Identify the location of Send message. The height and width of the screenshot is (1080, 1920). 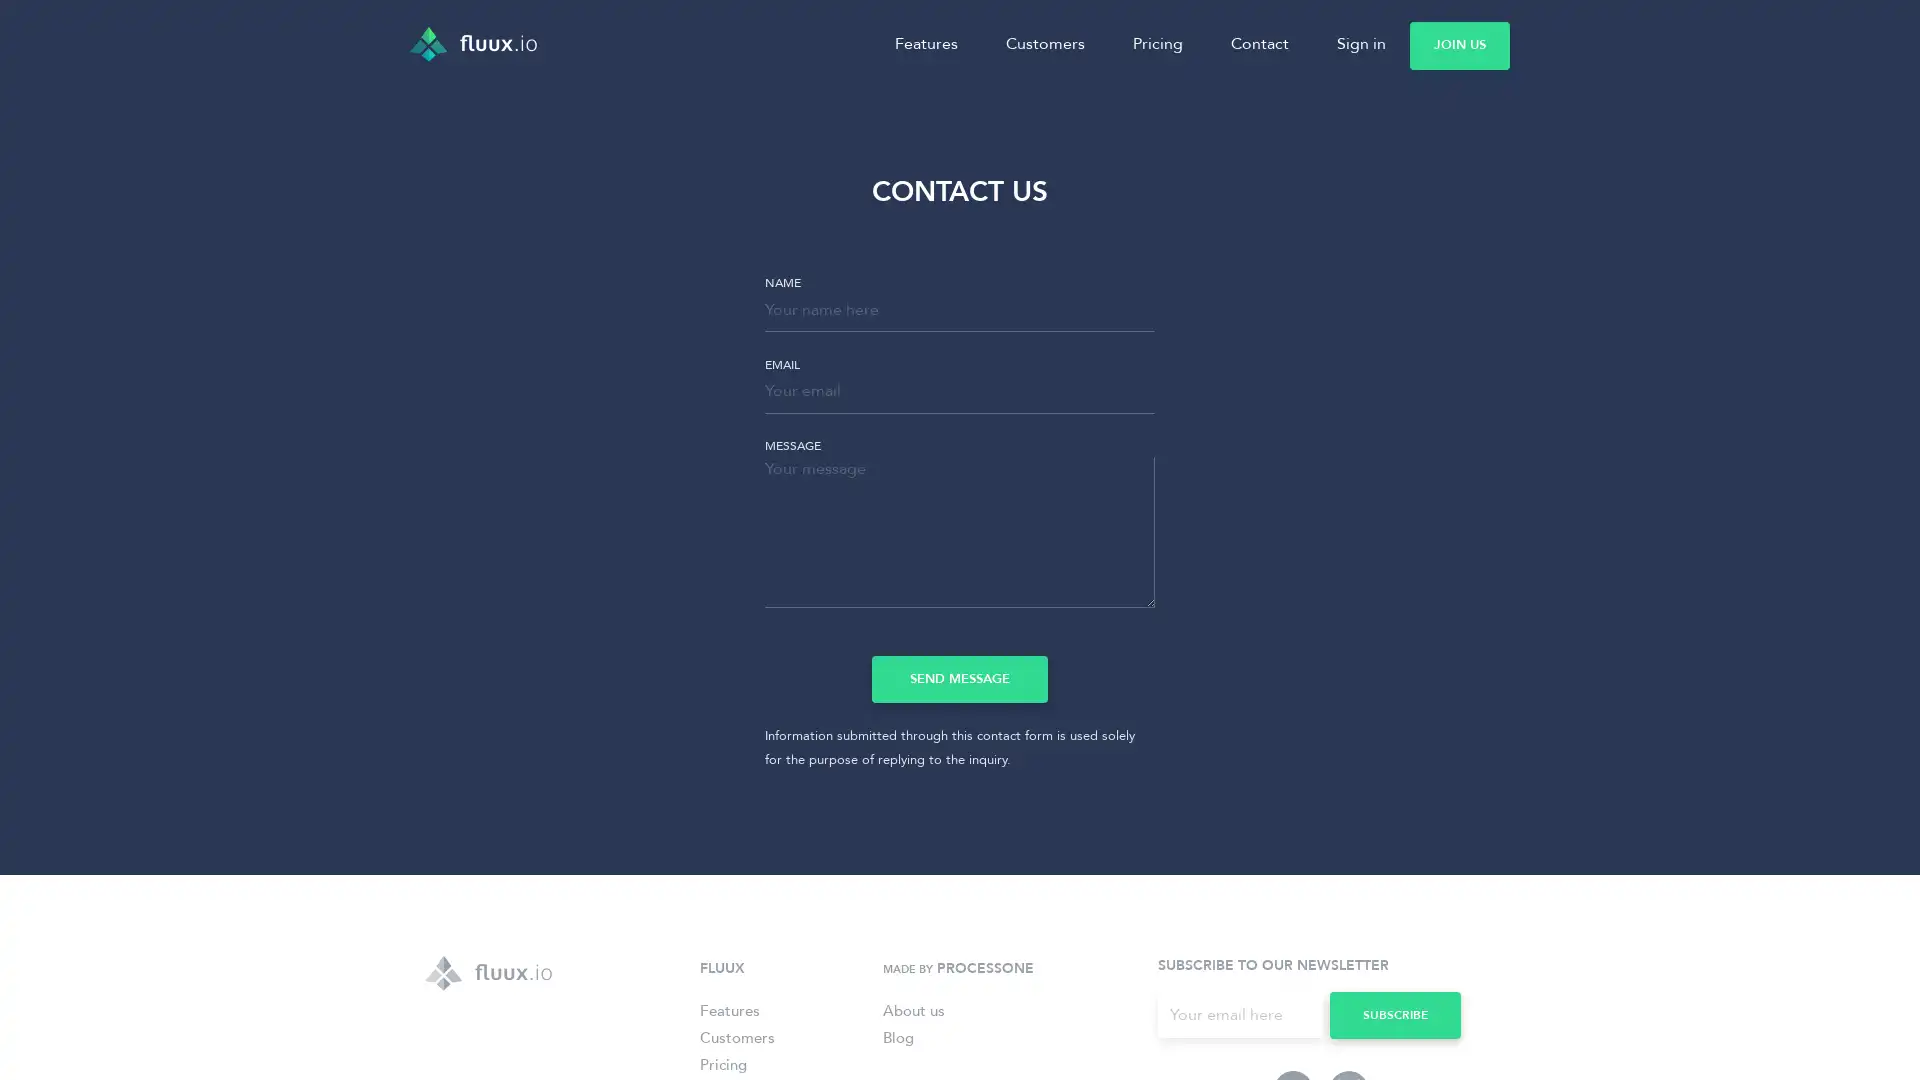
(960, 677).